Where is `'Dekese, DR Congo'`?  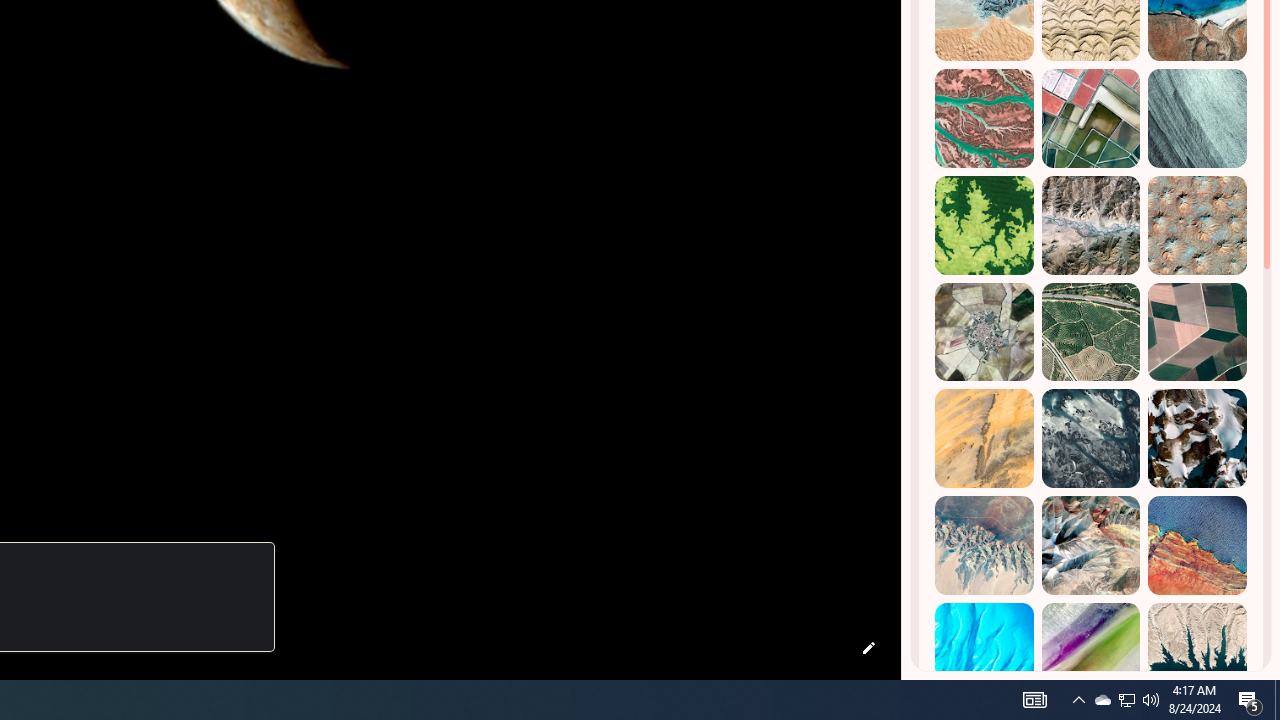
'Dekese, DR Congo' is located at coordinates (984, 225).